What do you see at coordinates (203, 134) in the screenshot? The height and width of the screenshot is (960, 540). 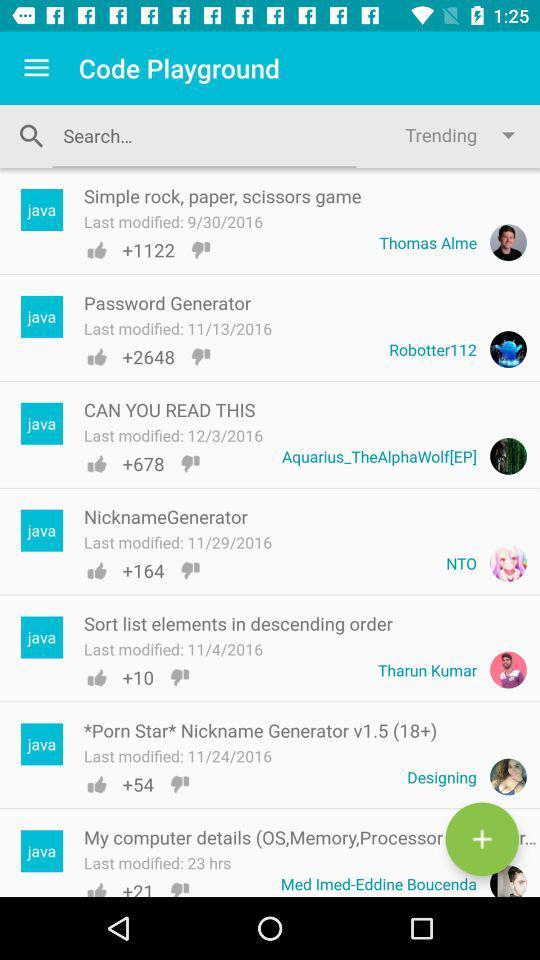 I see `to go search` at bounding box center [203, 134].